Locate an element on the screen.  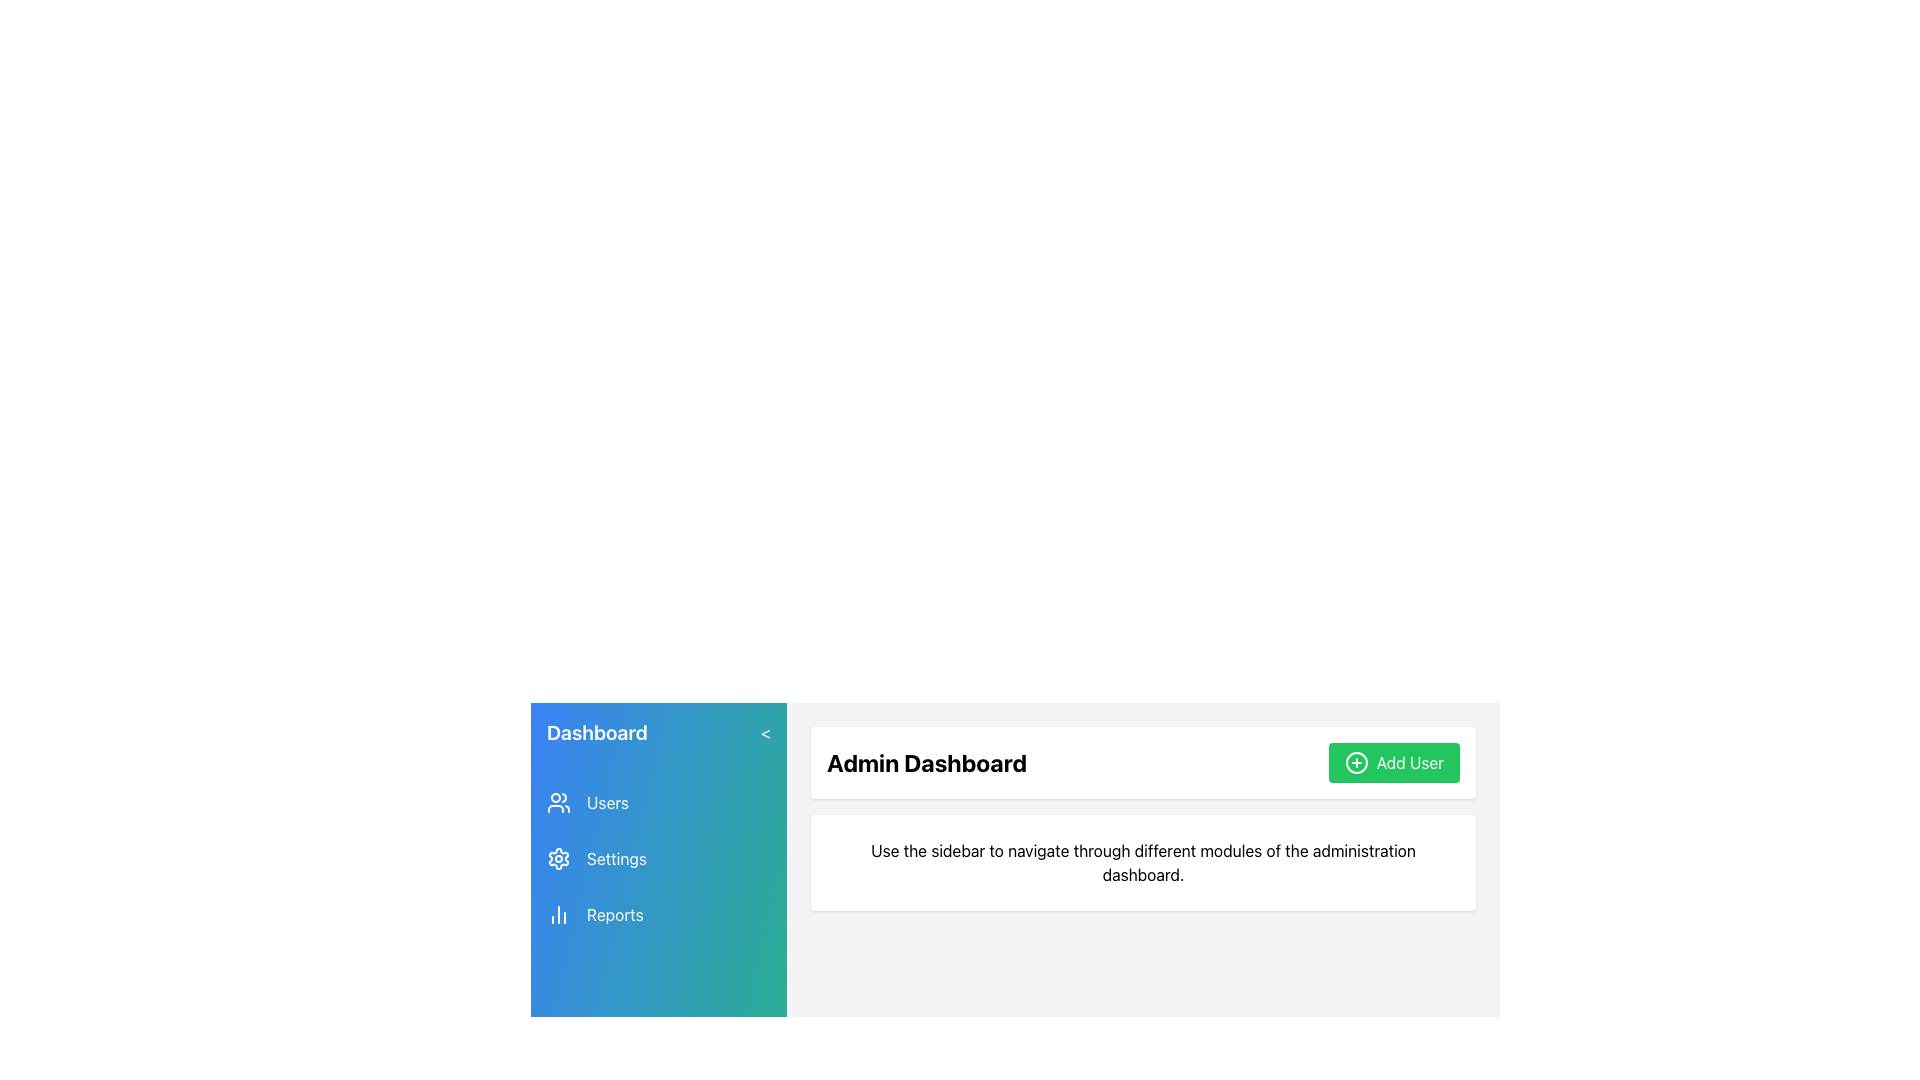
the small blue gear icon located in the sidebar under the 'Settings' label, which serves as the settings section icon is located at coordinates (558, 858).